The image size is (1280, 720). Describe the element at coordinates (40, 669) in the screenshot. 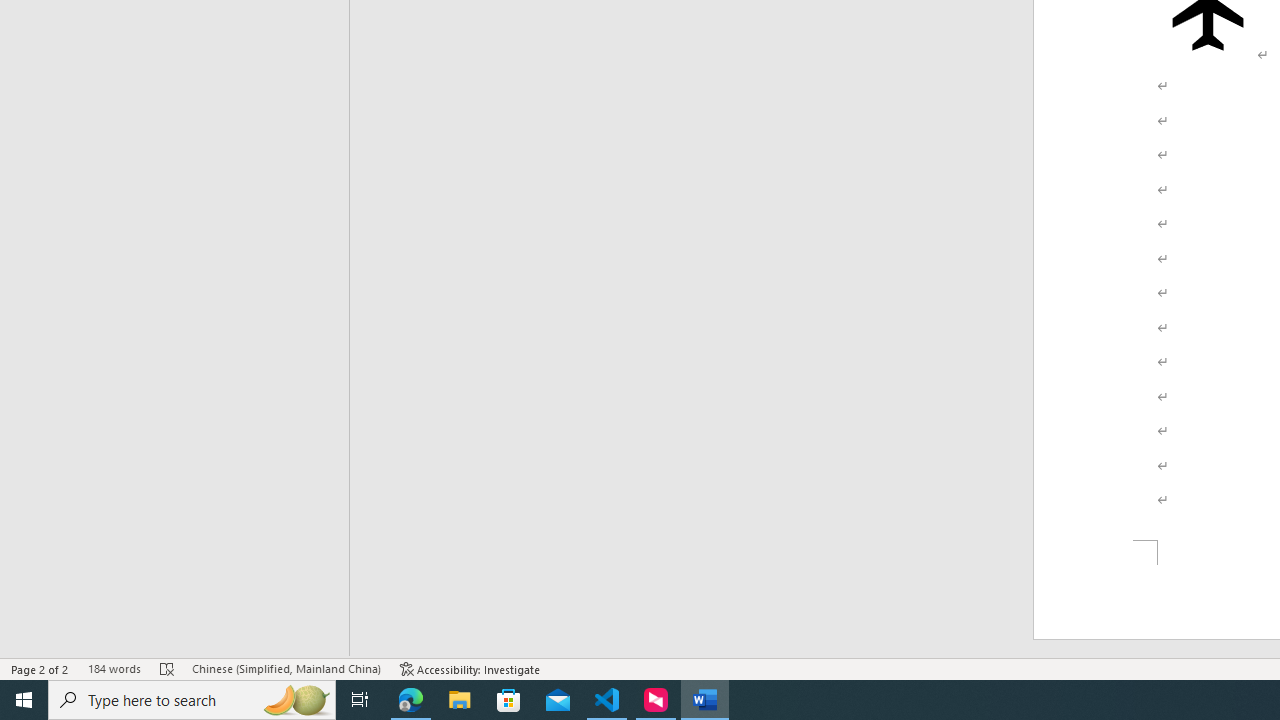

I see `'Page Number Page 2 of 2'` at that location.